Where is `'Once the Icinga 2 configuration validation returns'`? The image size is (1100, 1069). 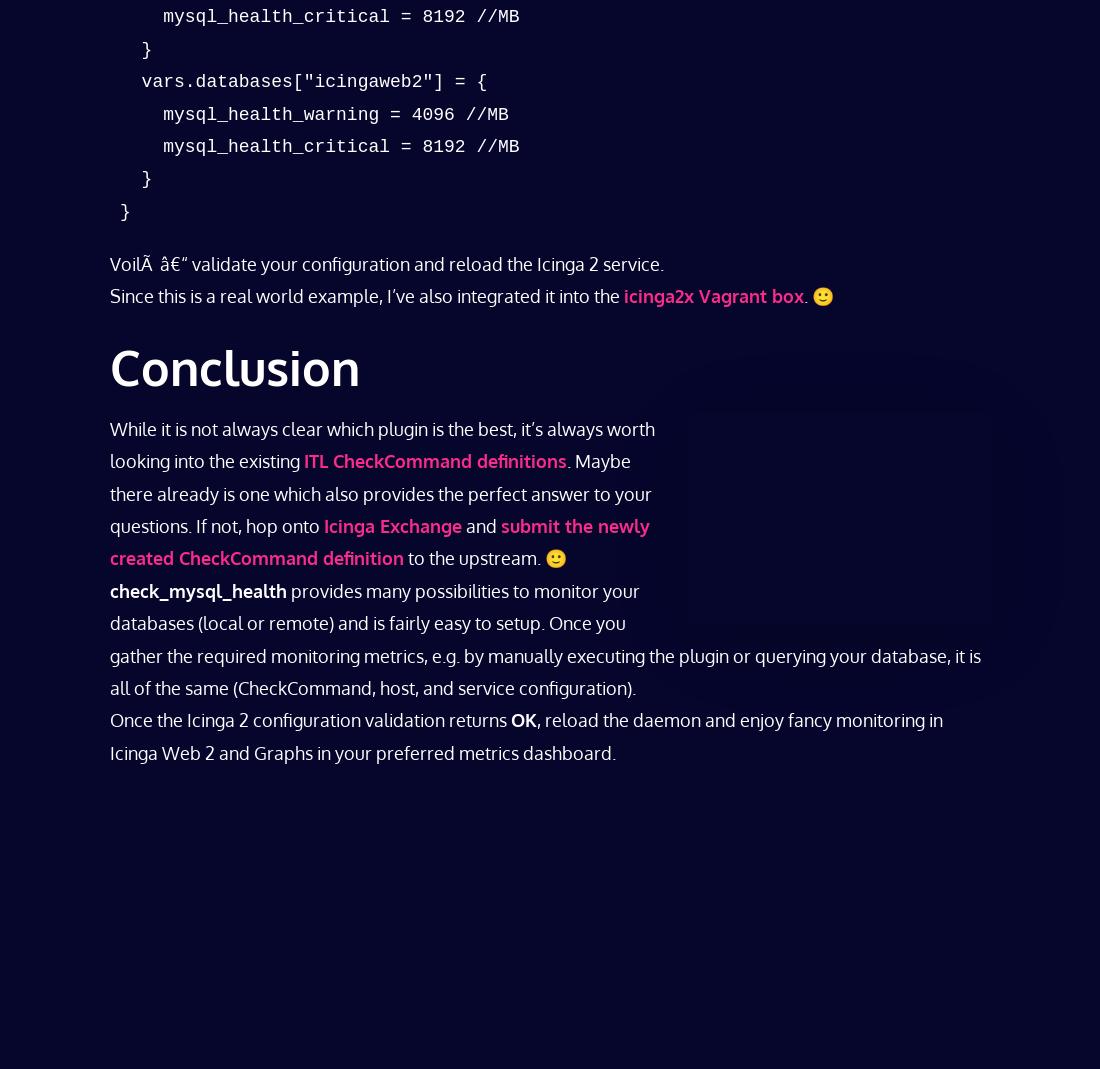
'Once the Icinga 2 configuration validation returns' is located at coordinates (309, 718).